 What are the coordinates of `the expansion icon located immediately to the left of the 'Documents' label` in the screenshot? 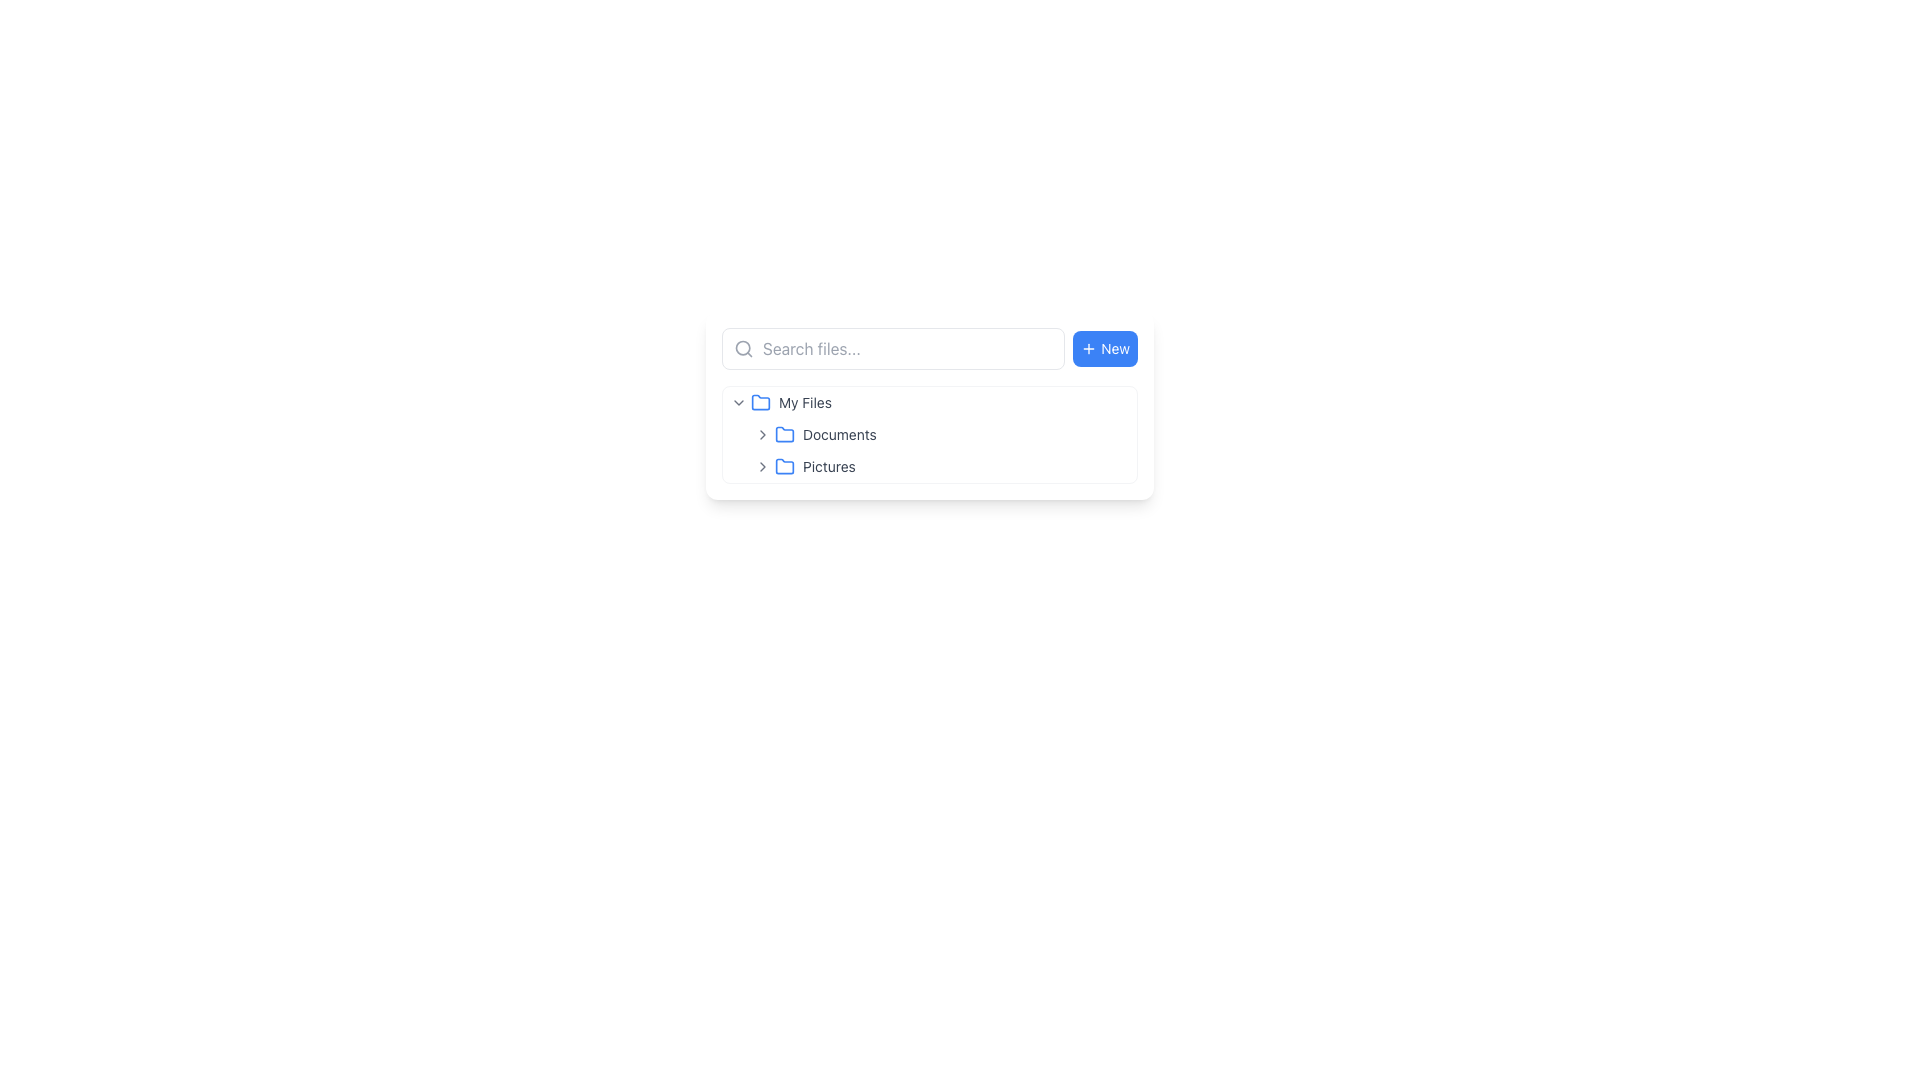 It's located at (762, 434).